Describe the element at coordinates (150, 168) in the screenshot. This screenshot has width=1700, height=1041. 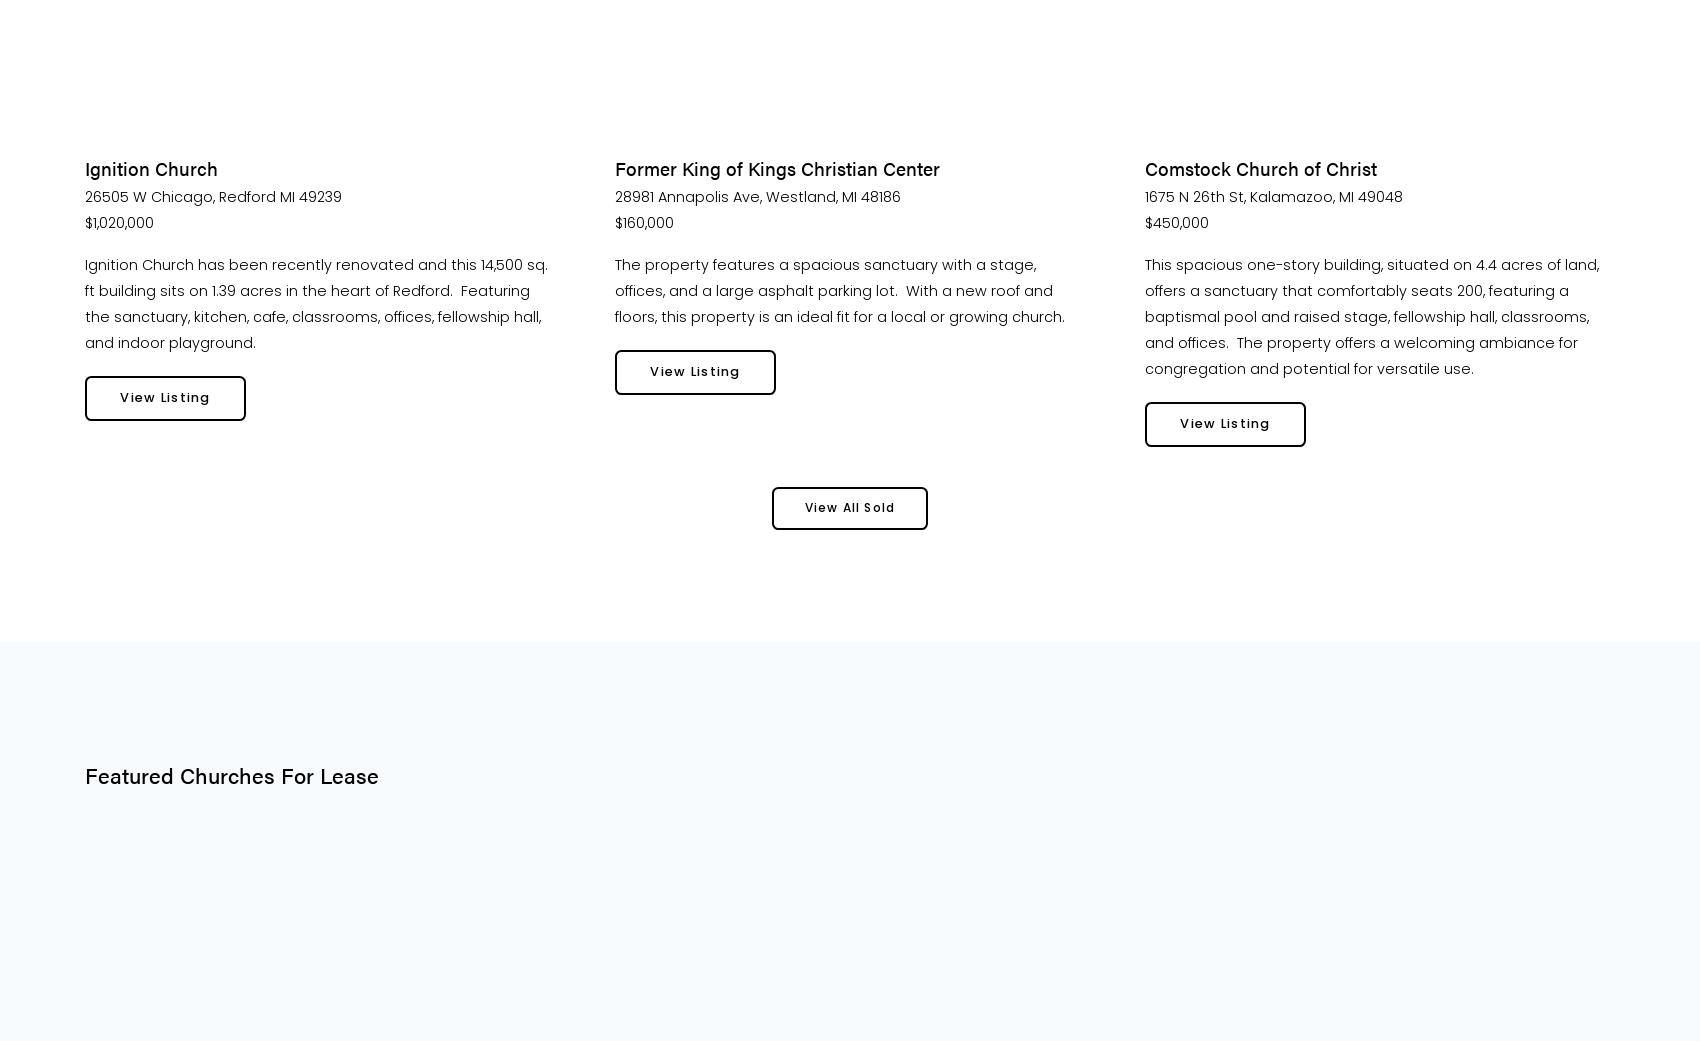
I see `'Ignition Church'` at that location.